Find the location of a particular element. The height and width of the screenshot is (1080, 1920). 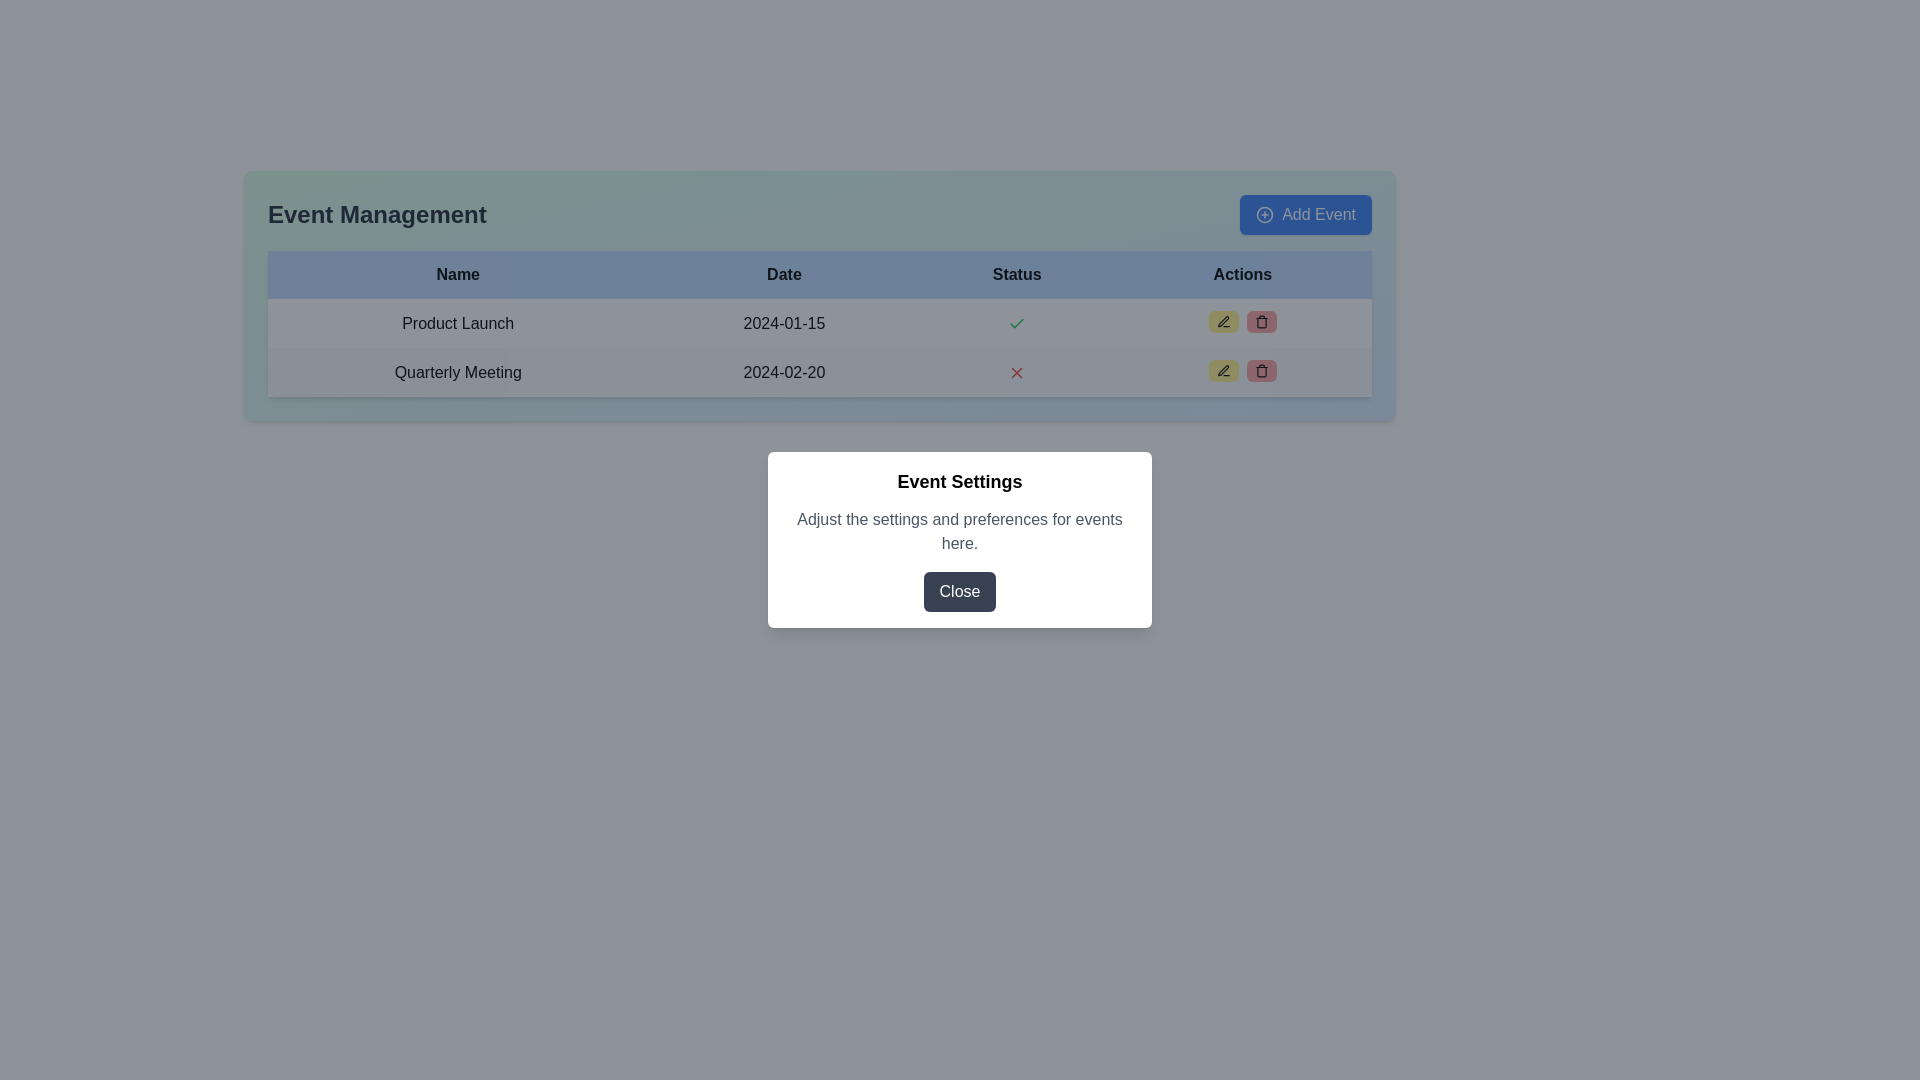

the first row of the table under the 'Event Management' heading, which represents the scheduled event 'Product Launch' is located at coordinates (820, 322).